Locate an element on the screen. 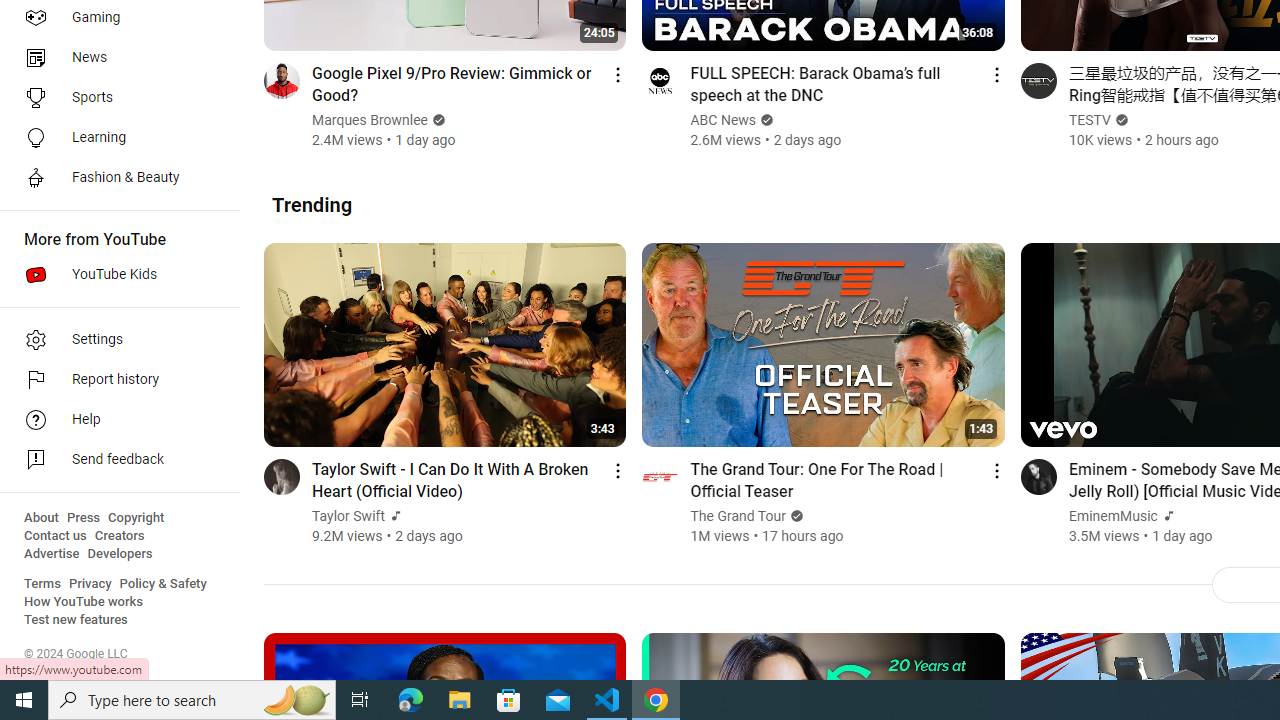 The width and height of the screenshot is (1280, 720). 'Sports' is located at coordinates (112, 97).